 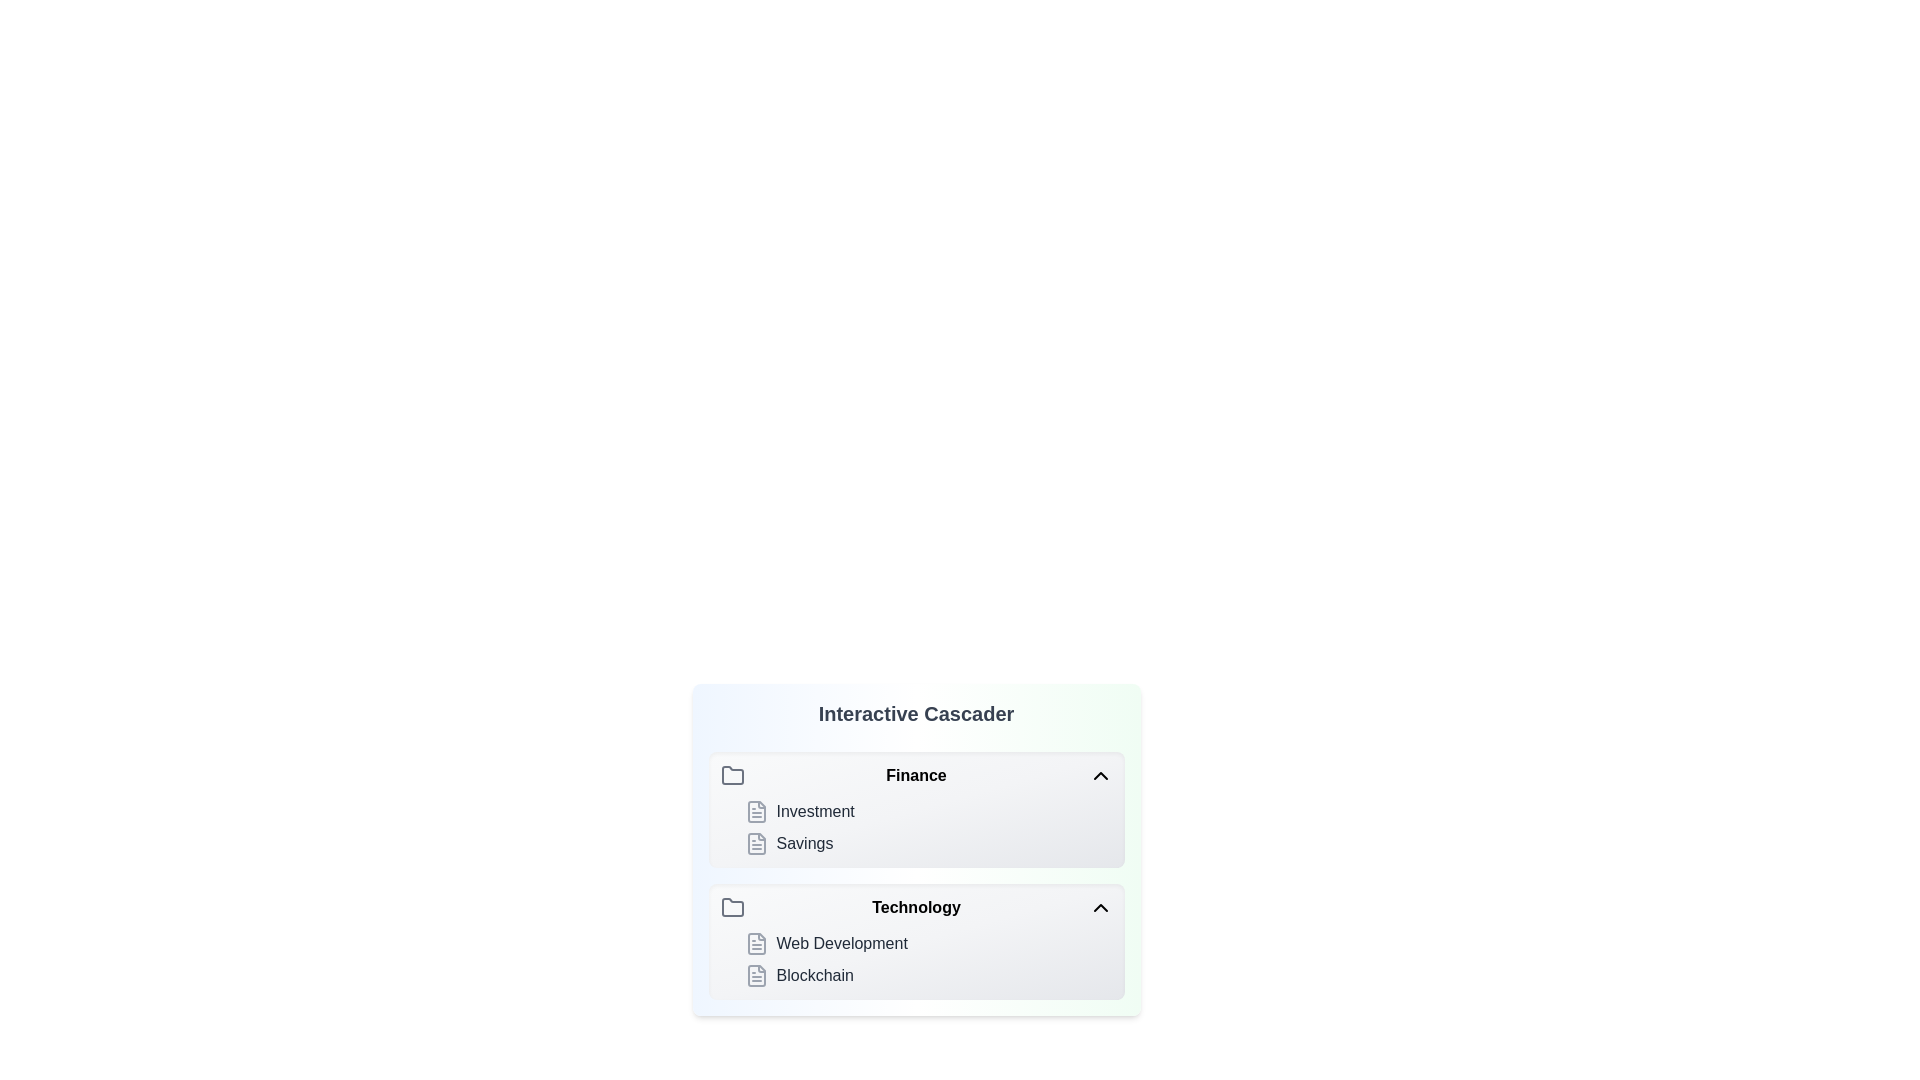 What do you see at coordinates (915, 712) in the screenshot?
I see `the header text element styled in bold gray color that displays 'Interactive Cascader', located at the top of the panel above categorized expandable items` at bounding box center [915, 712].